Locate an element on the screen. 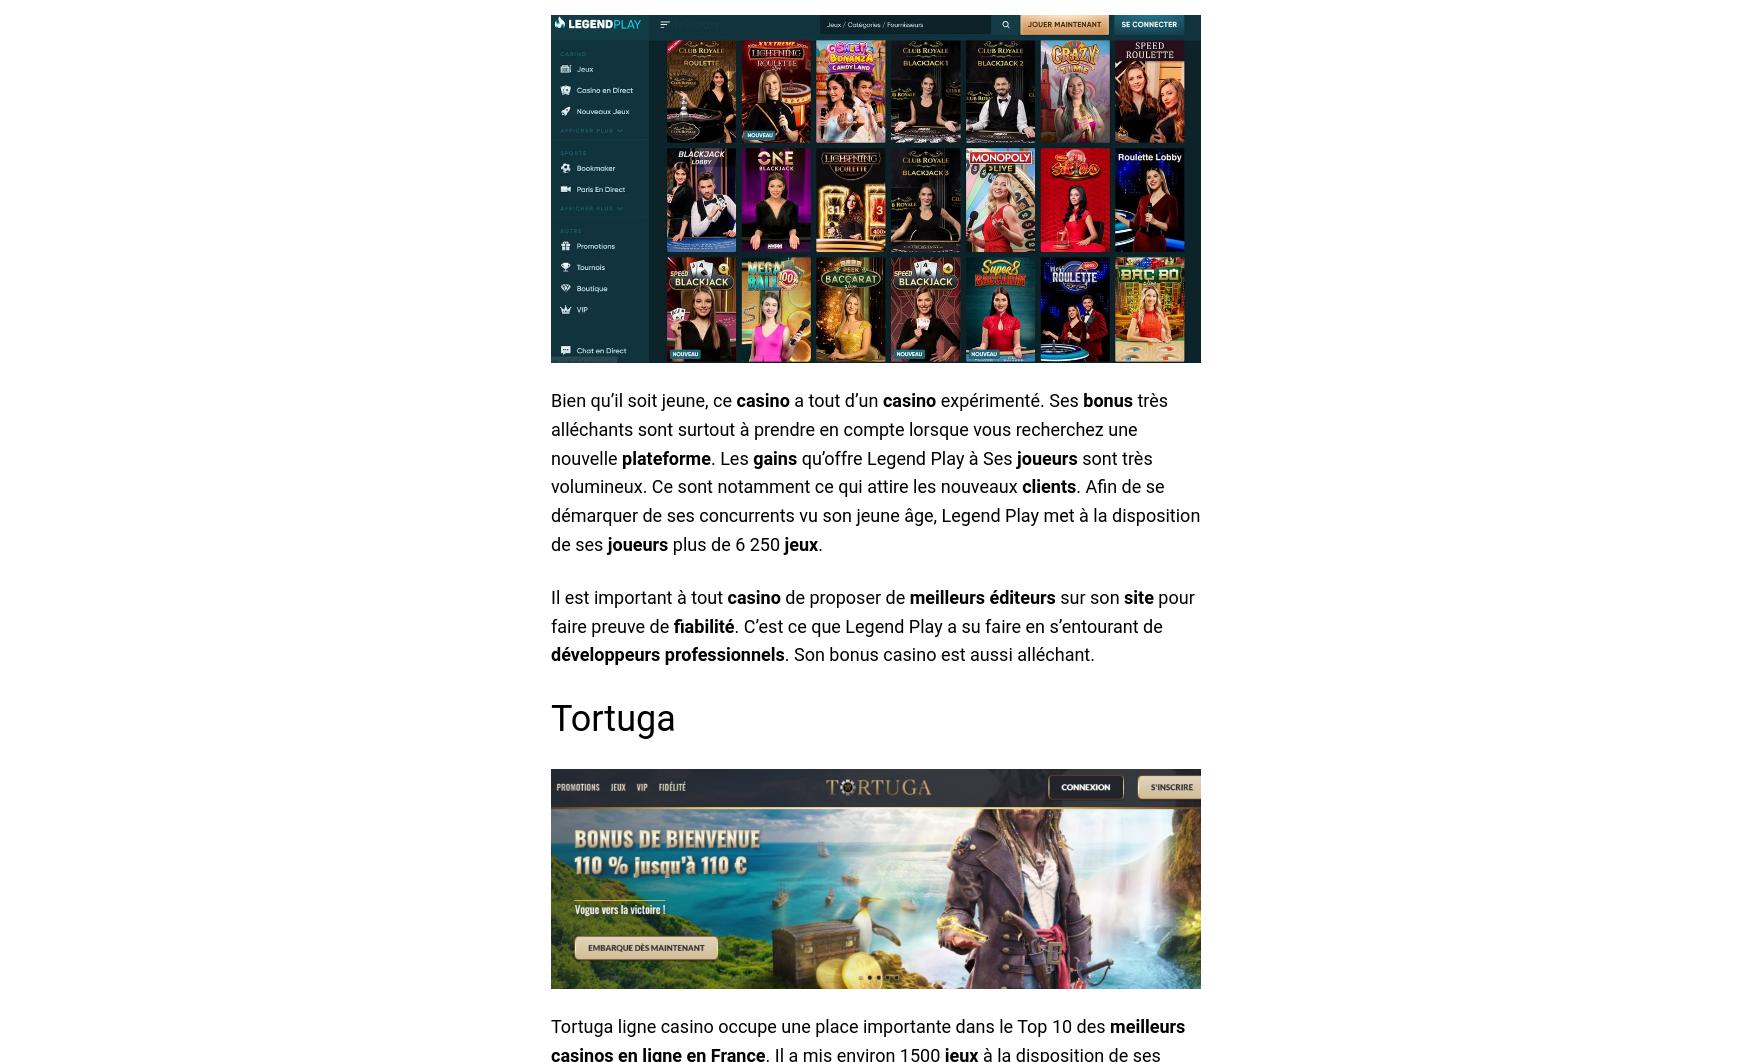 This screenshot has width=1752, height=1062. 'sont très volumineux. Ce sont notamment ce qui attire les nouveaux' is located at coordinates (850, 470).